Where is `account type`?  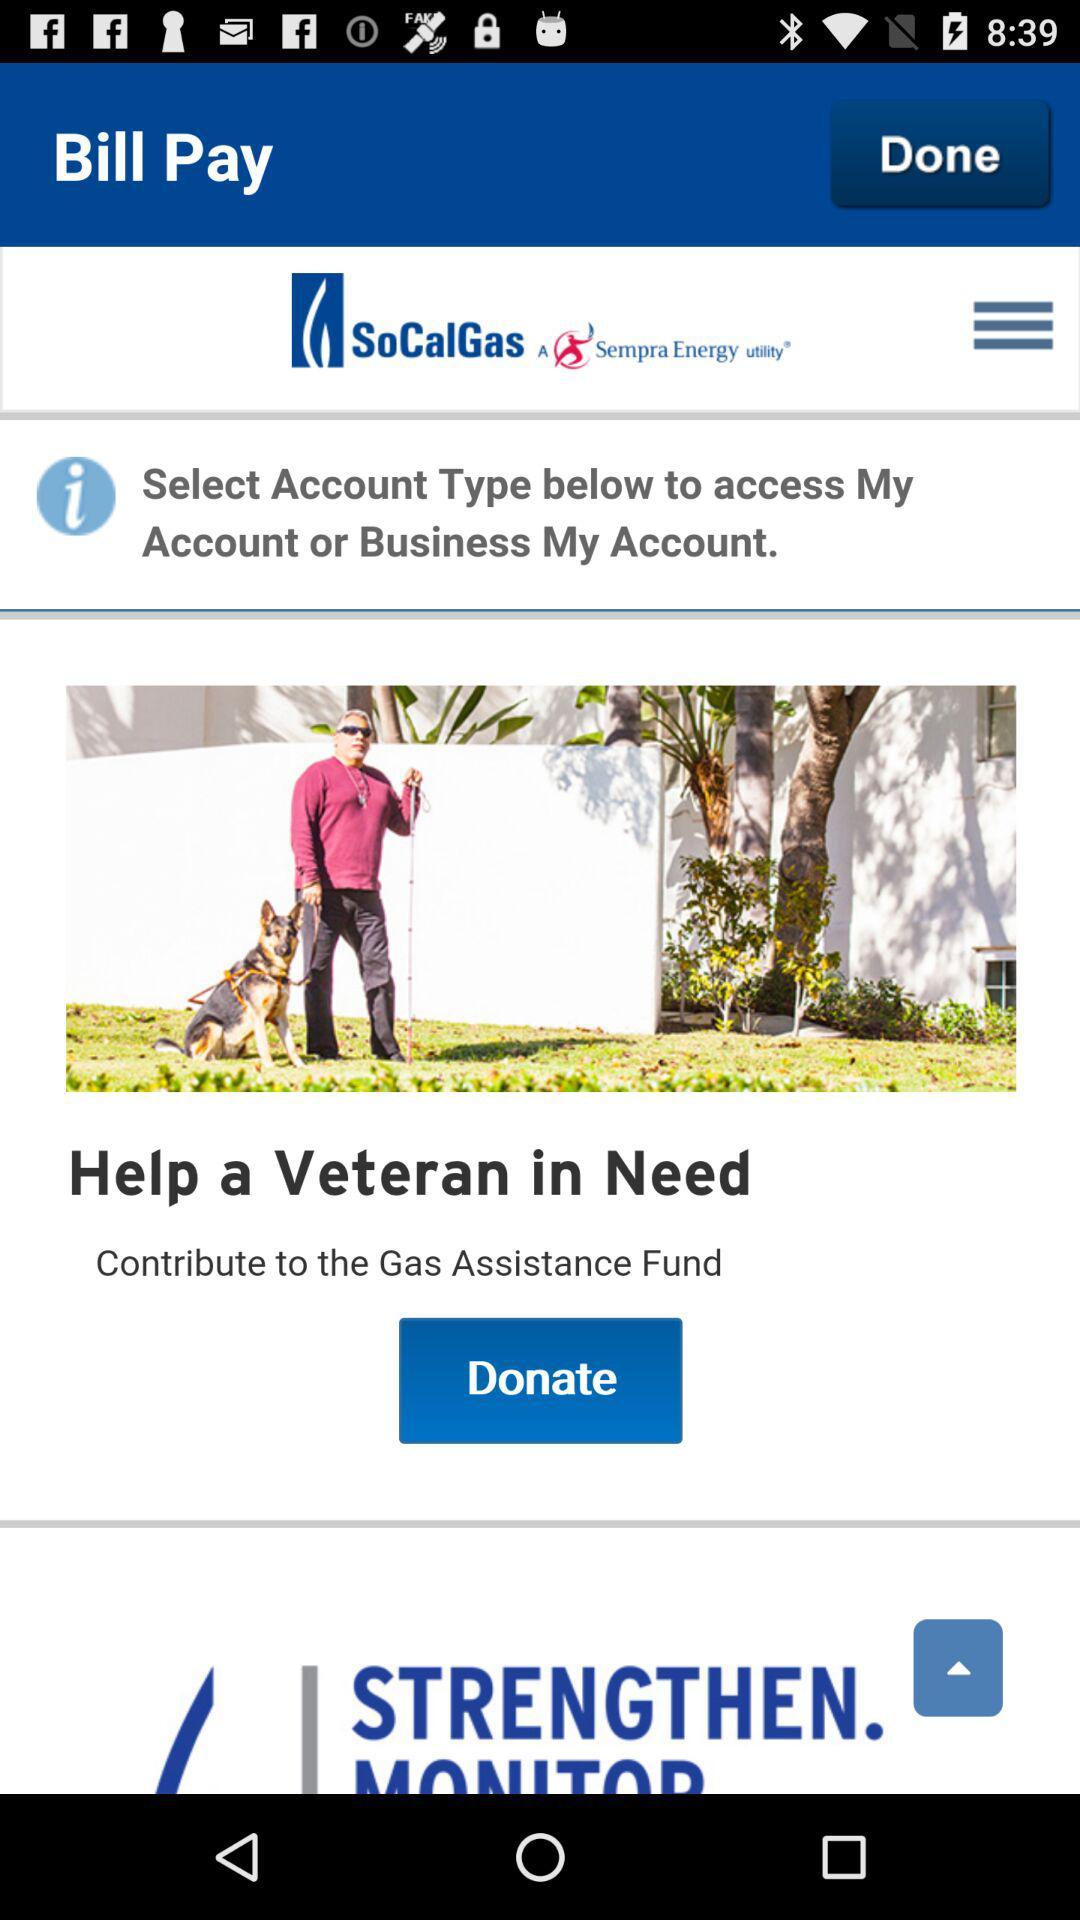
account type is located at coordinates (540, 1020).